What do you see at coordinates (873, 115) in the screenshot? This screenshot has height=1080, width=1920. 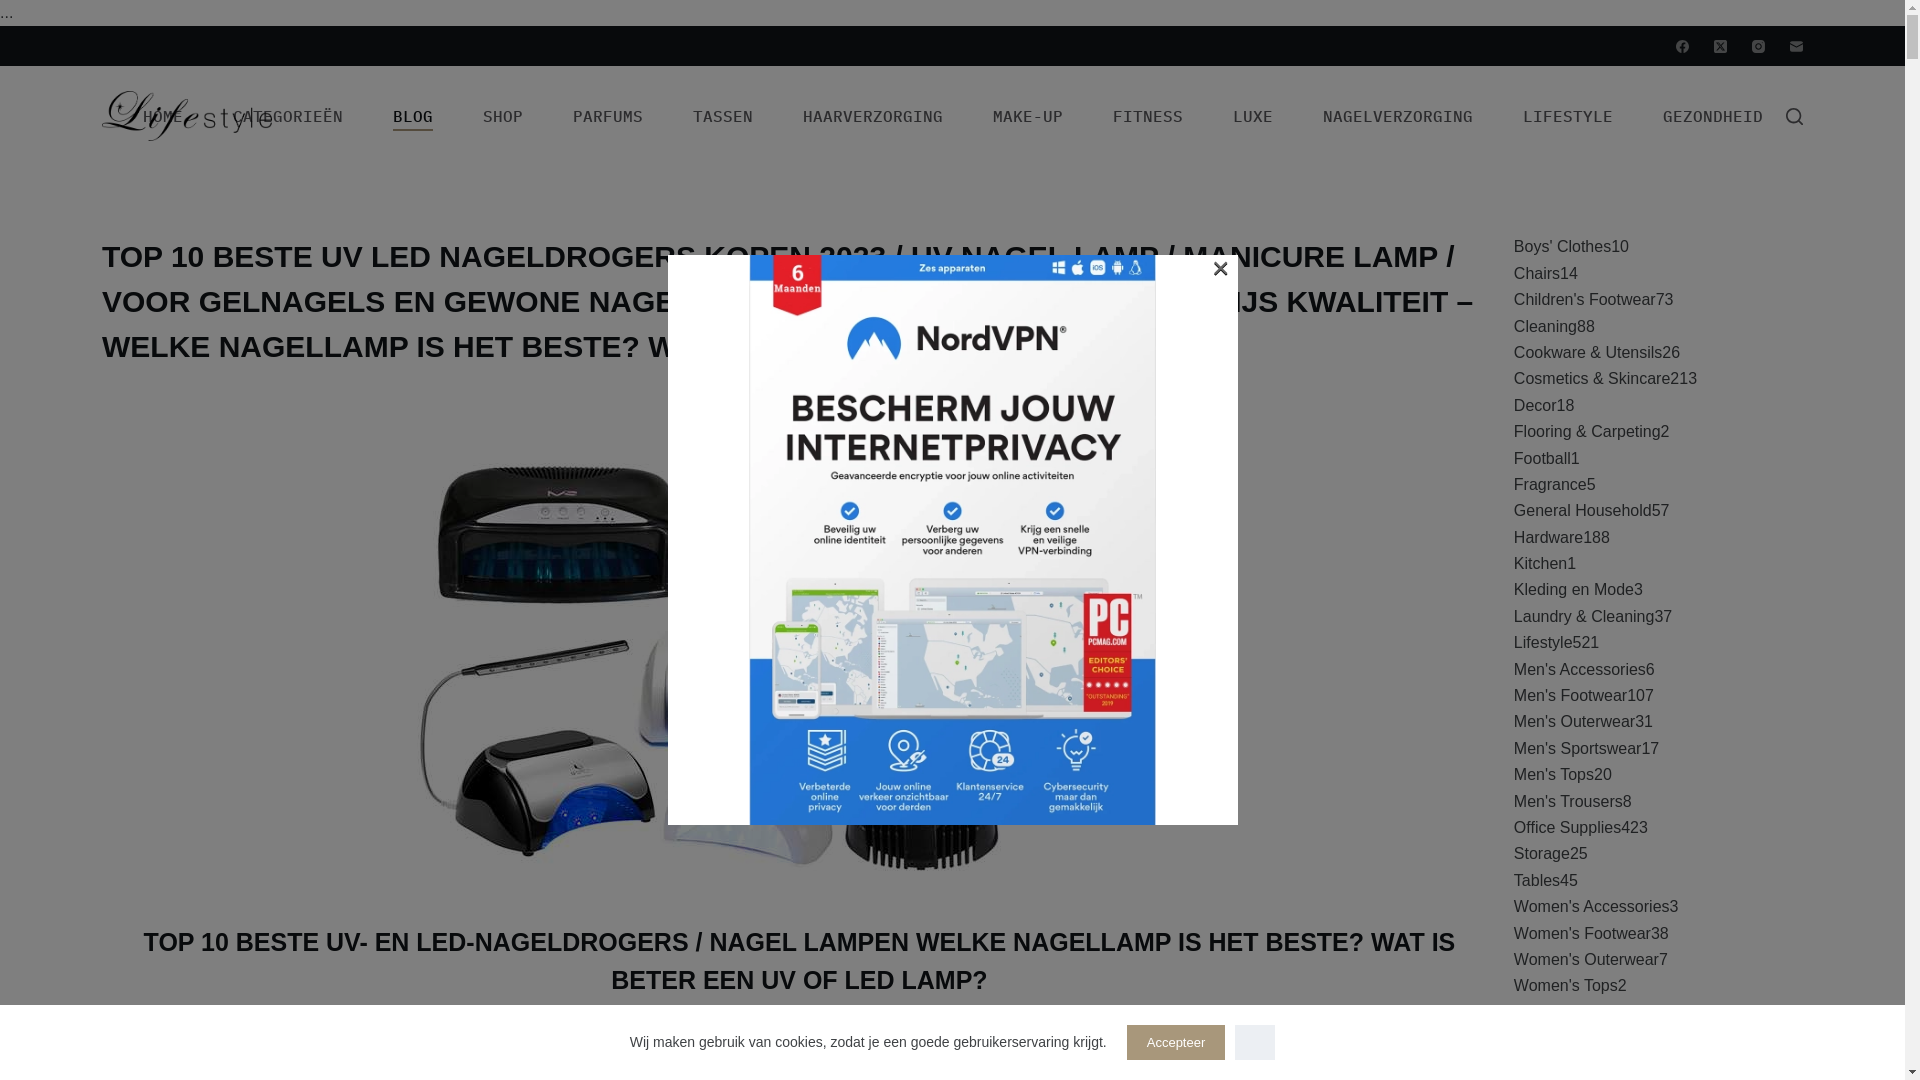 I see `'HAARVERZORGING'` at bounding box center [873, 115].